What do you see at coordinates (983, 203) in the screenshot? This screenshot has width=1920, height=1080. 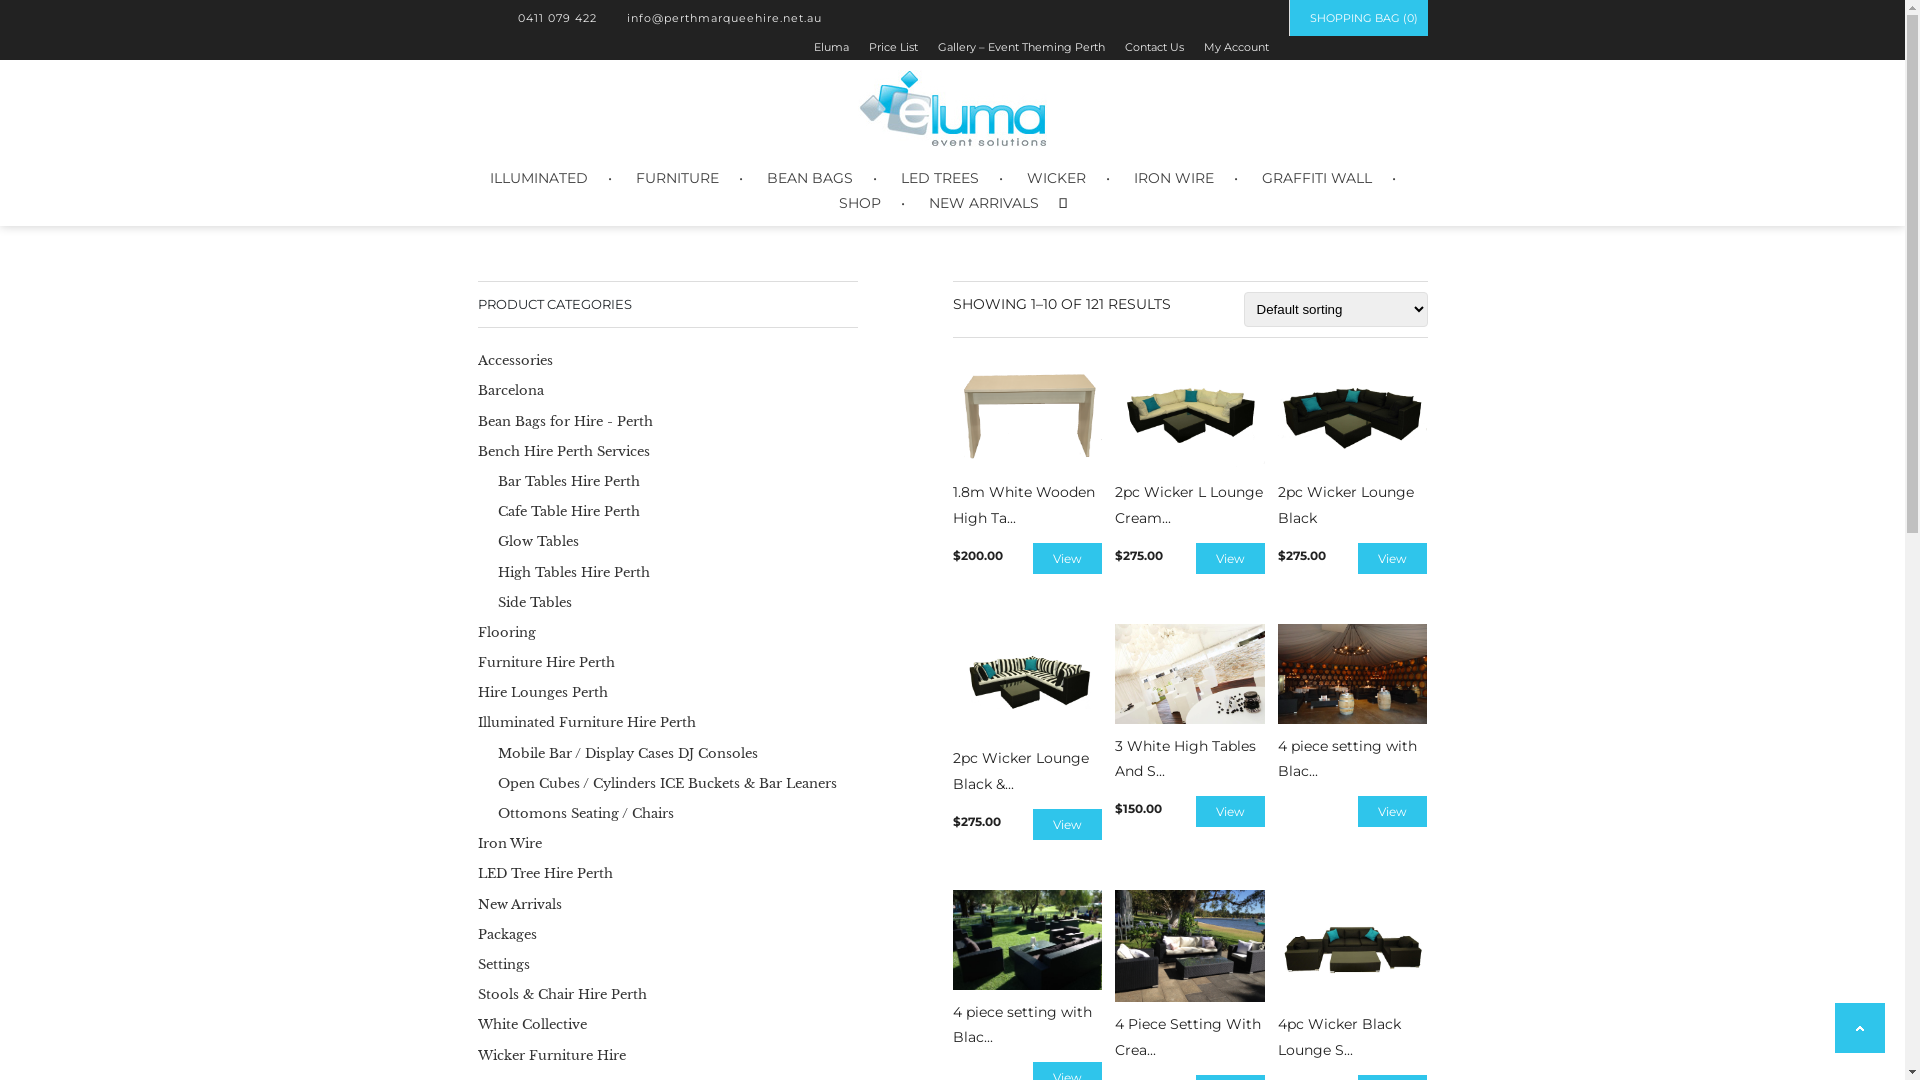 I see `'NEW ARRIVALS'` at bounding box center [983, 203].